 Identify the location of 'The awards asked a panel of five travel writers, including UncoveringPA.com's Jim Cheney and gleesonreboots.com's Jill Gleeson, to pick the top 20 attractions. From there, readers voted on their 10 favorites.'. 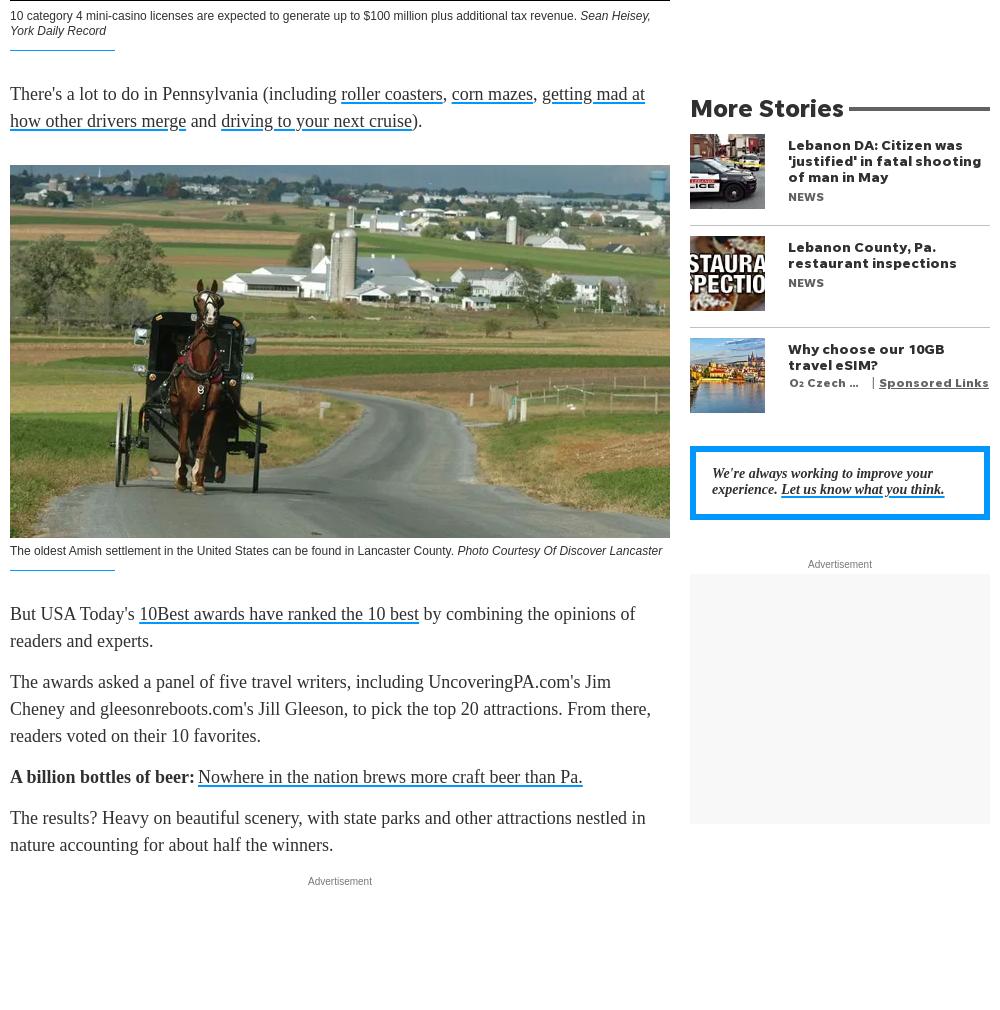
(329, 708).